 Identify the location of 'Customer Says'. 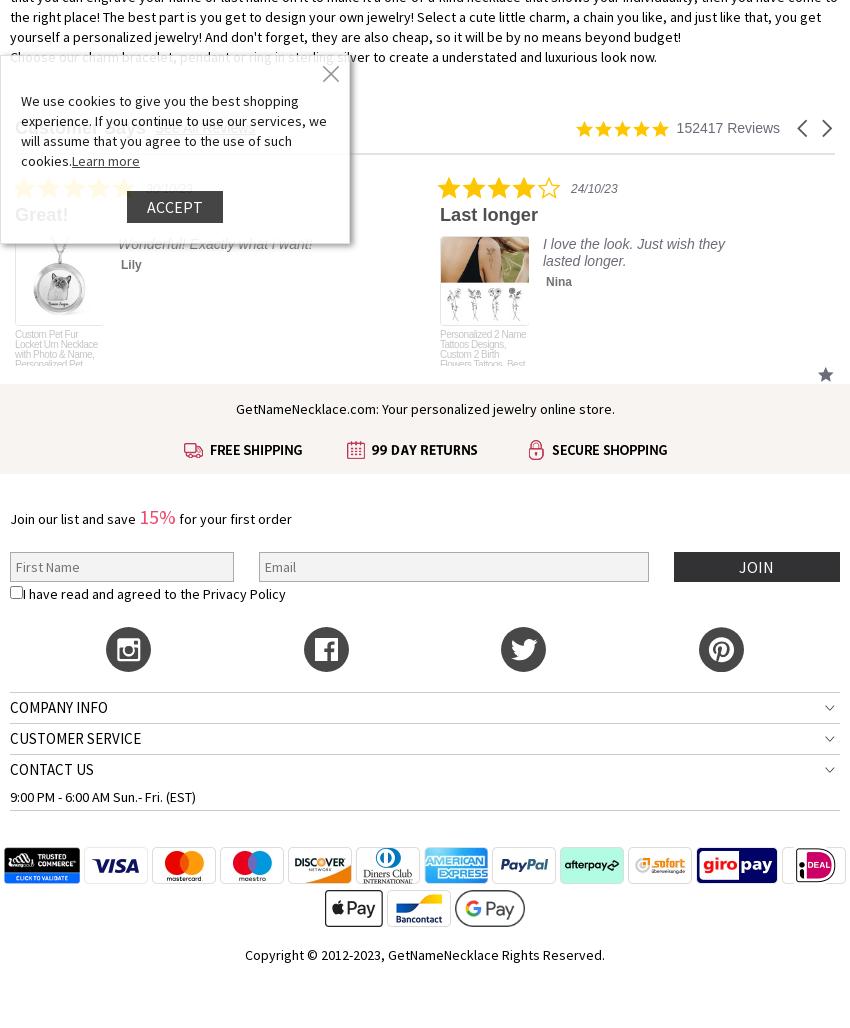
(80, 126).